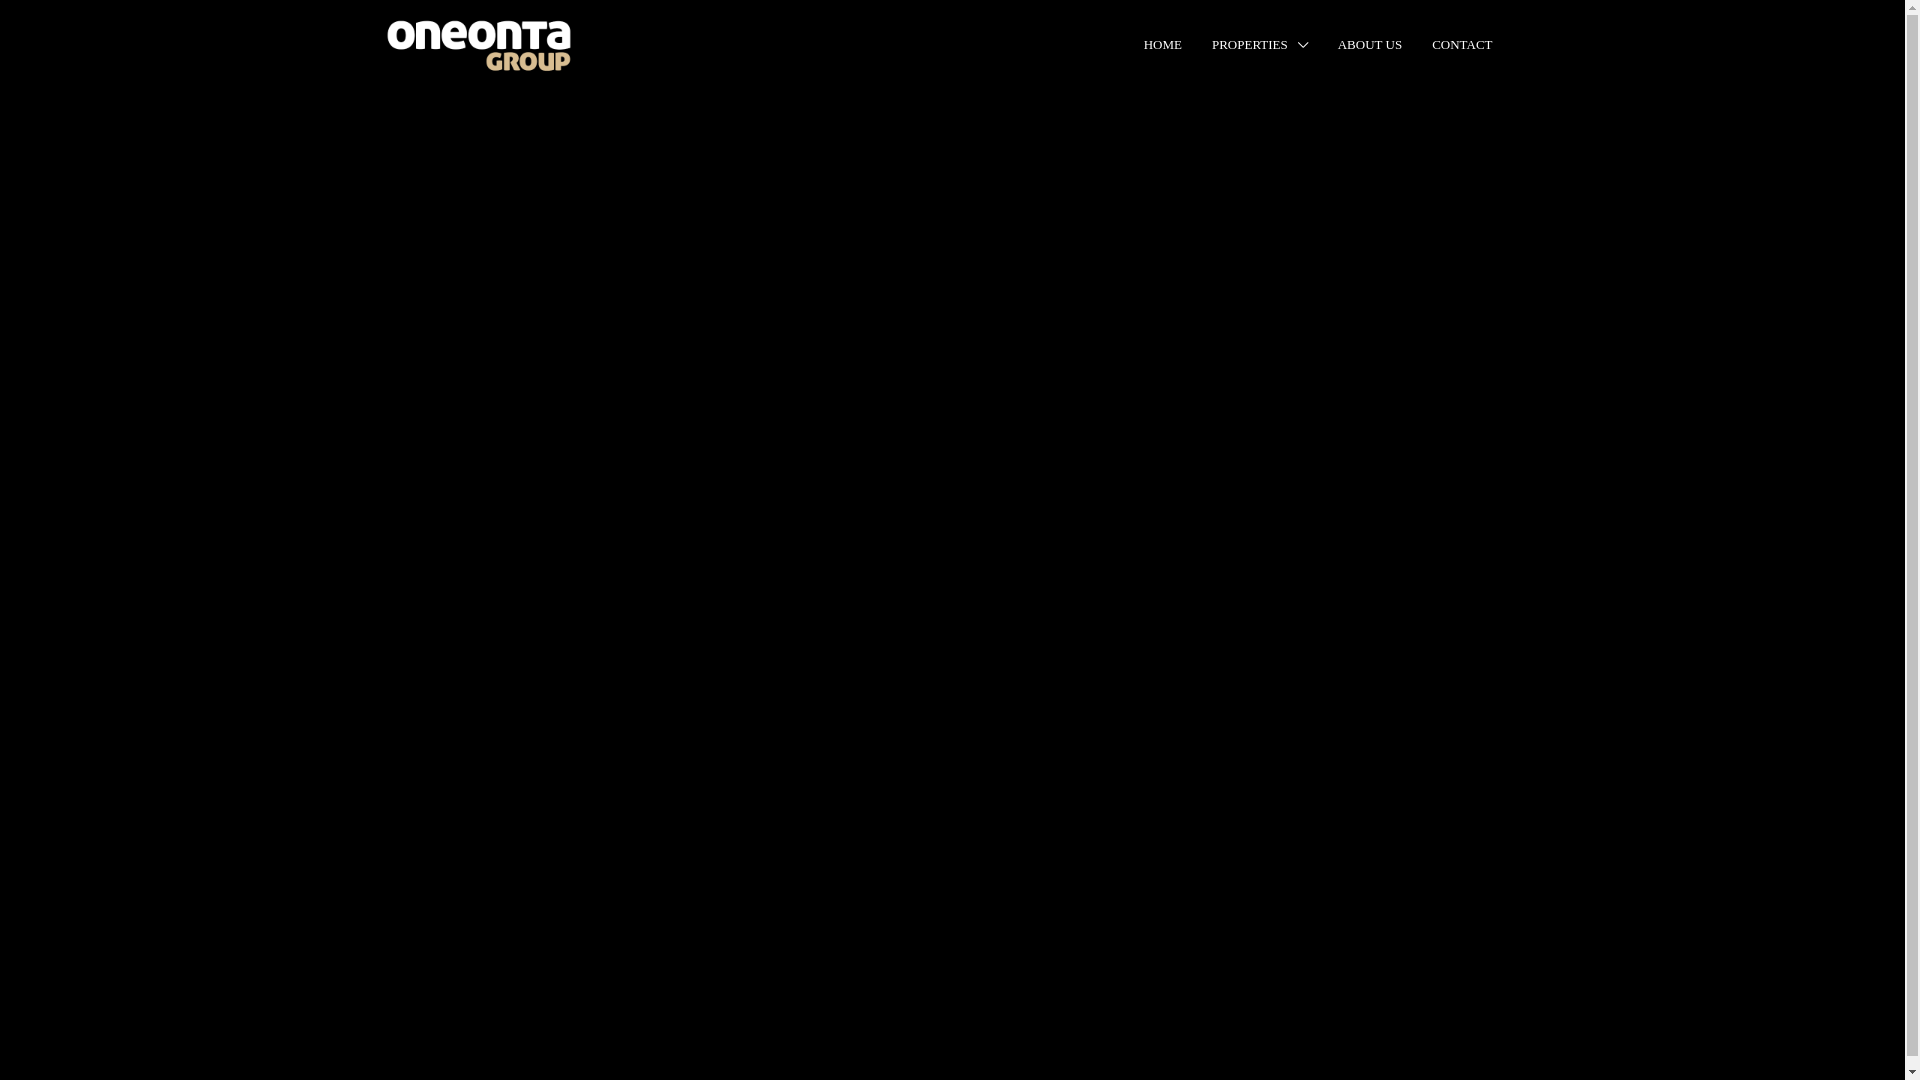 The width and height of the screenshot is (1920, 1080). Describe the element at coordinates (1258, 45) in the screenshot. I see `'PROPERTIES'` at that location.